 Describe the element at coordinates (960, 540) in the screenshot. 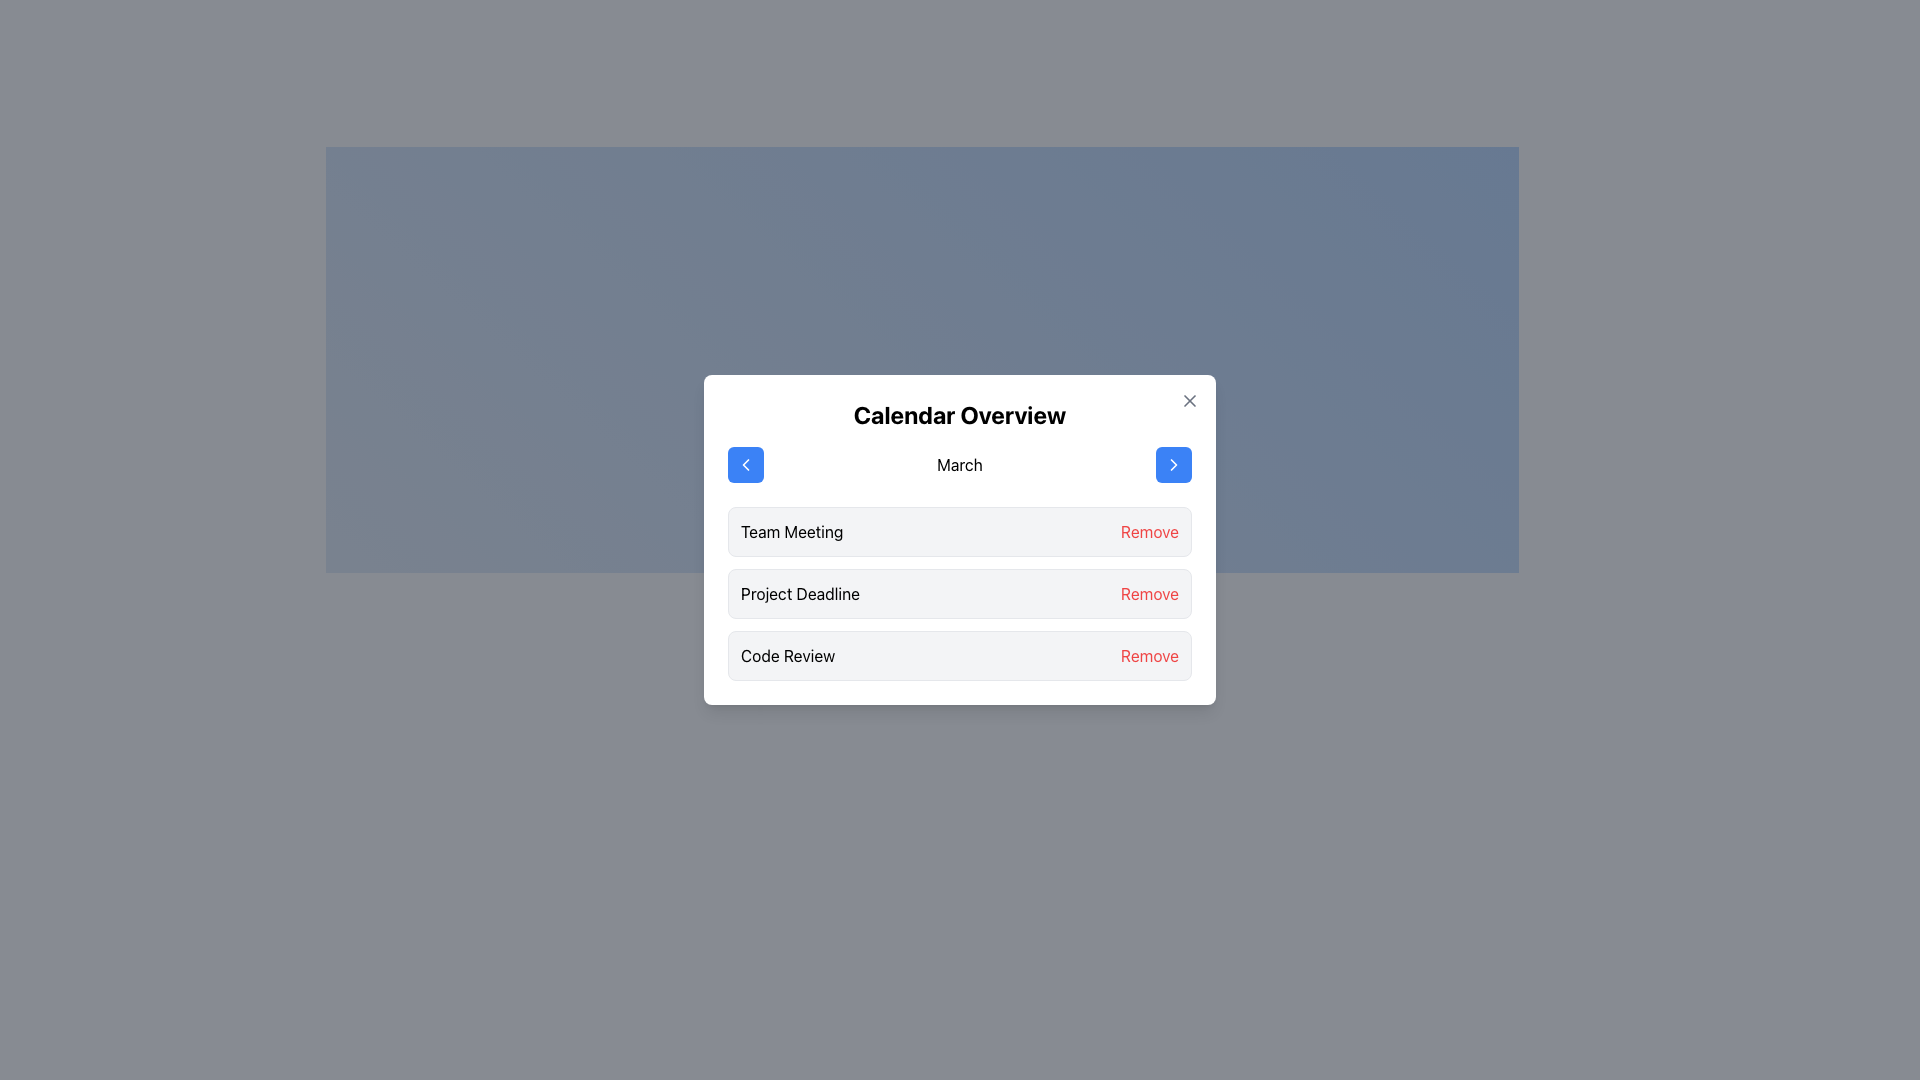

I see `list of events displayed in the Card UI Component located at the center of the modal dialog` at that location.